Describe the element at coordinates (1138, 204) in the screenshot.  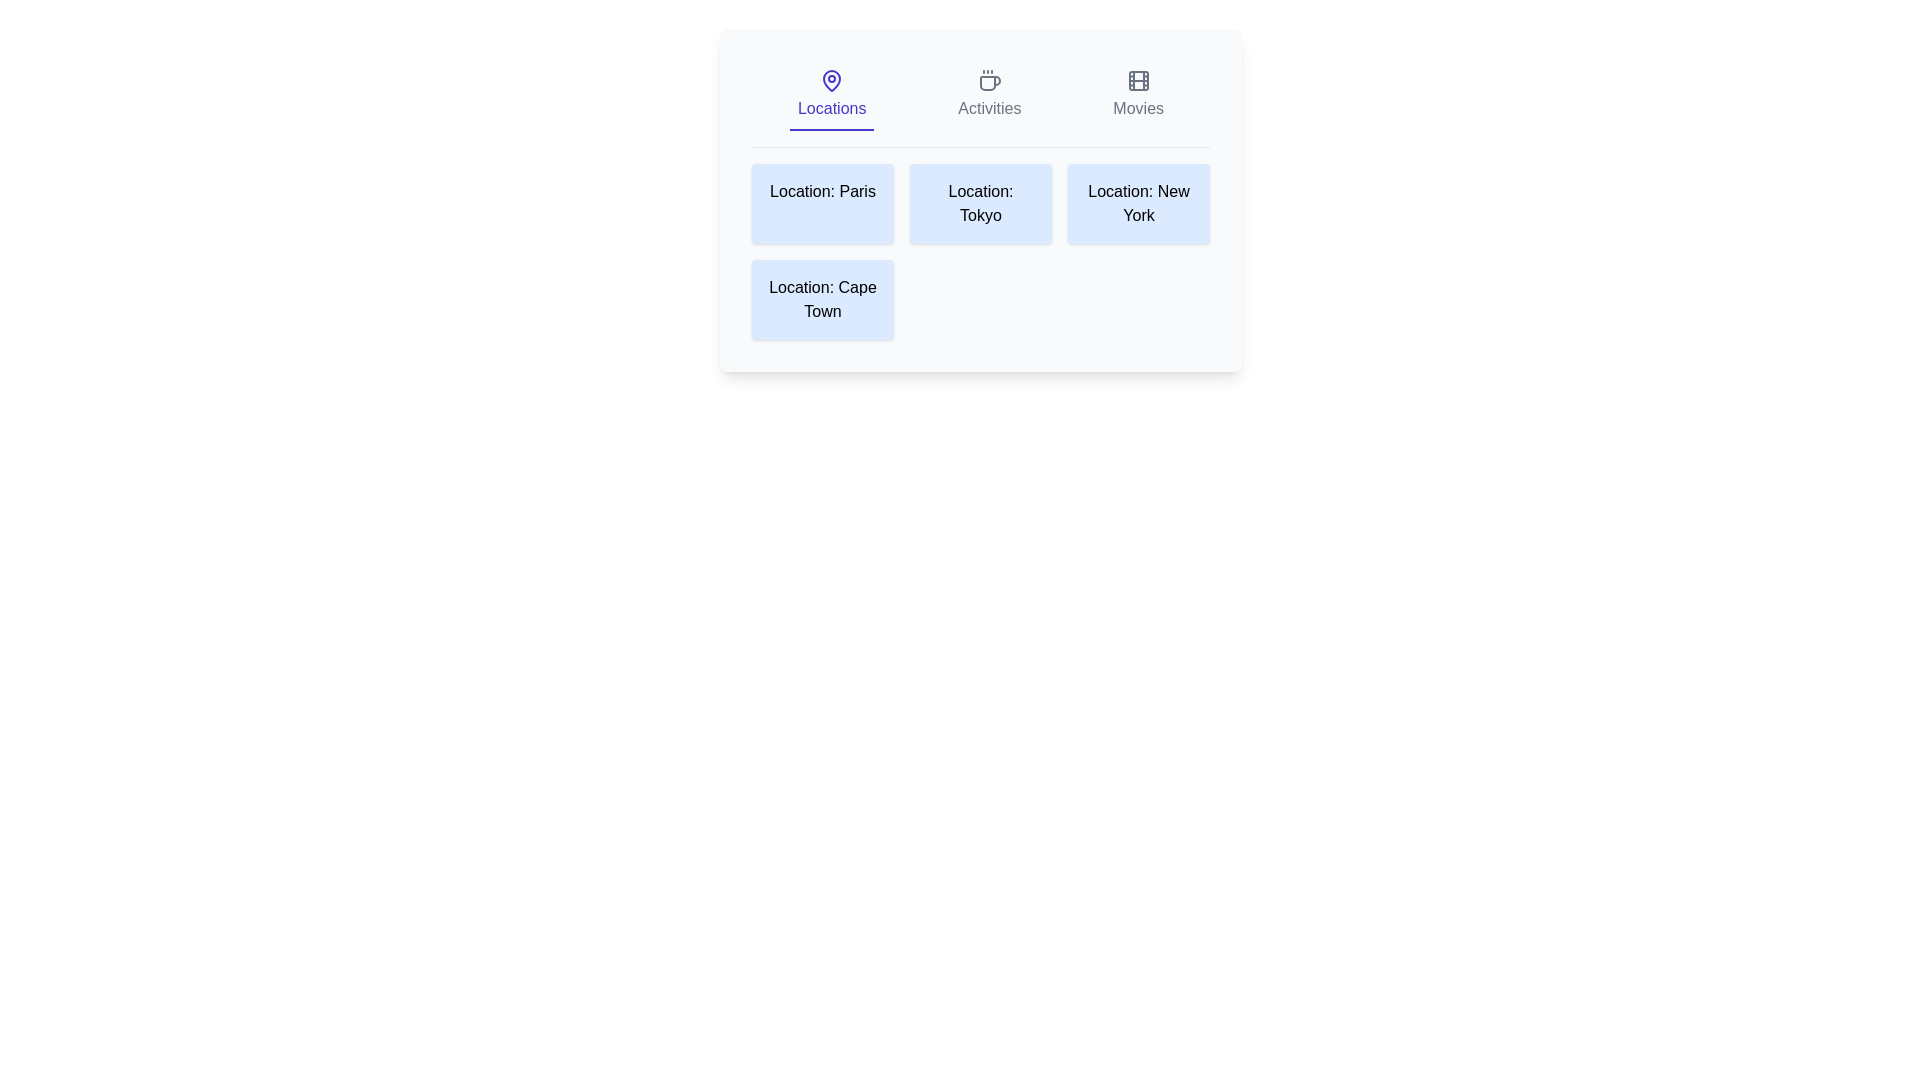
I see `the location card labeled New York` at that location.